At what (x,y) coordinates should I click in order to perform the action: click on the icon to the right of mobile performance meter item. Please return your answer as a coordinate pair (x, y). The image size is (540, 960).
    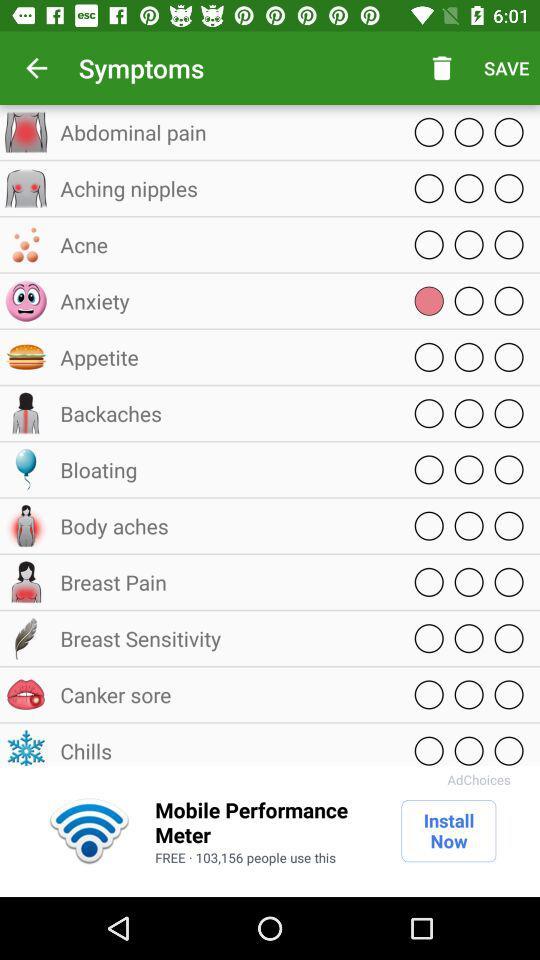
    Looking at the image, I should click on (448, 831).